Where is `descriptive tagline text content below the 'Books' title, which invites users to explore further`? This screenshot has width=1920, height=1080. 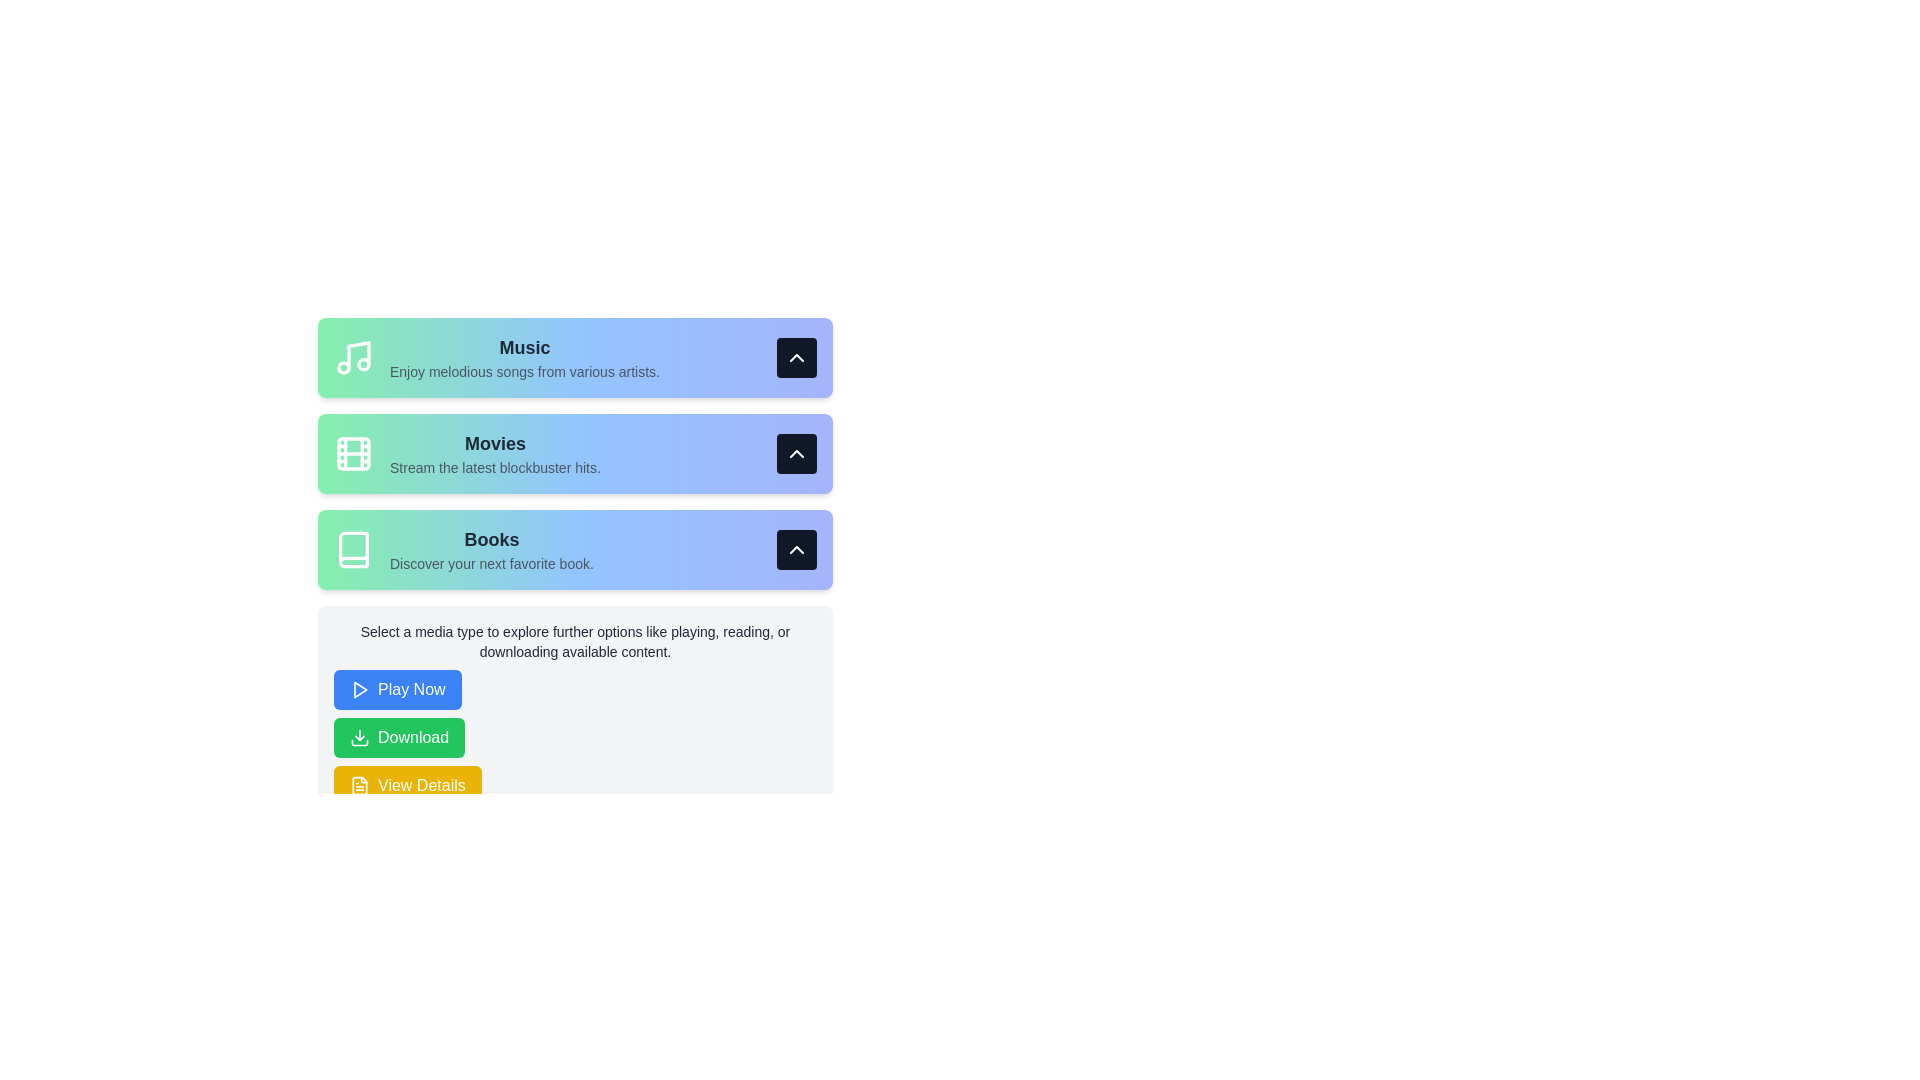 descriptive tagline text content below the 'Books' title, which invites users to explore further is located at coordinates (491, 563).